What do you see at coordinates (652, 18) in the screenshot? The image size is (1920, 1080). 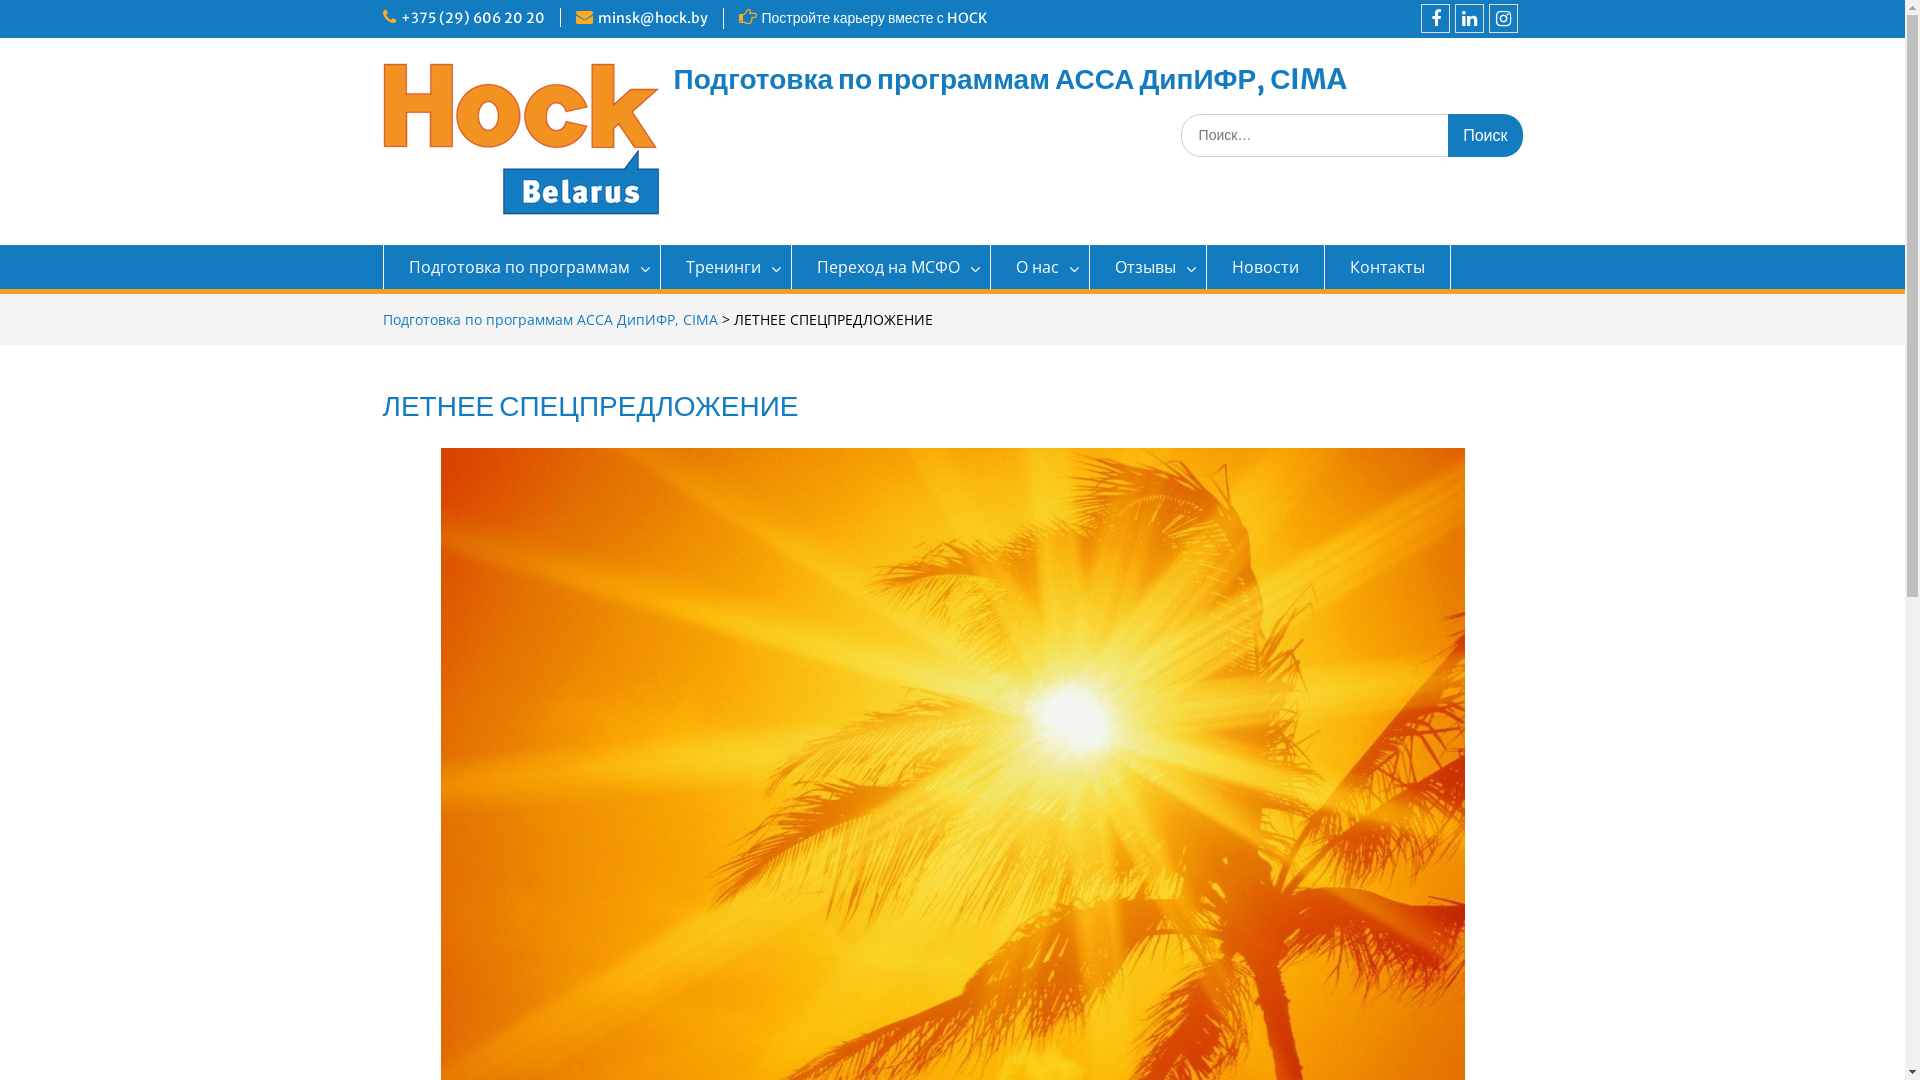 I see `'minsk@hock.by'` at bounding box center [652, 18].